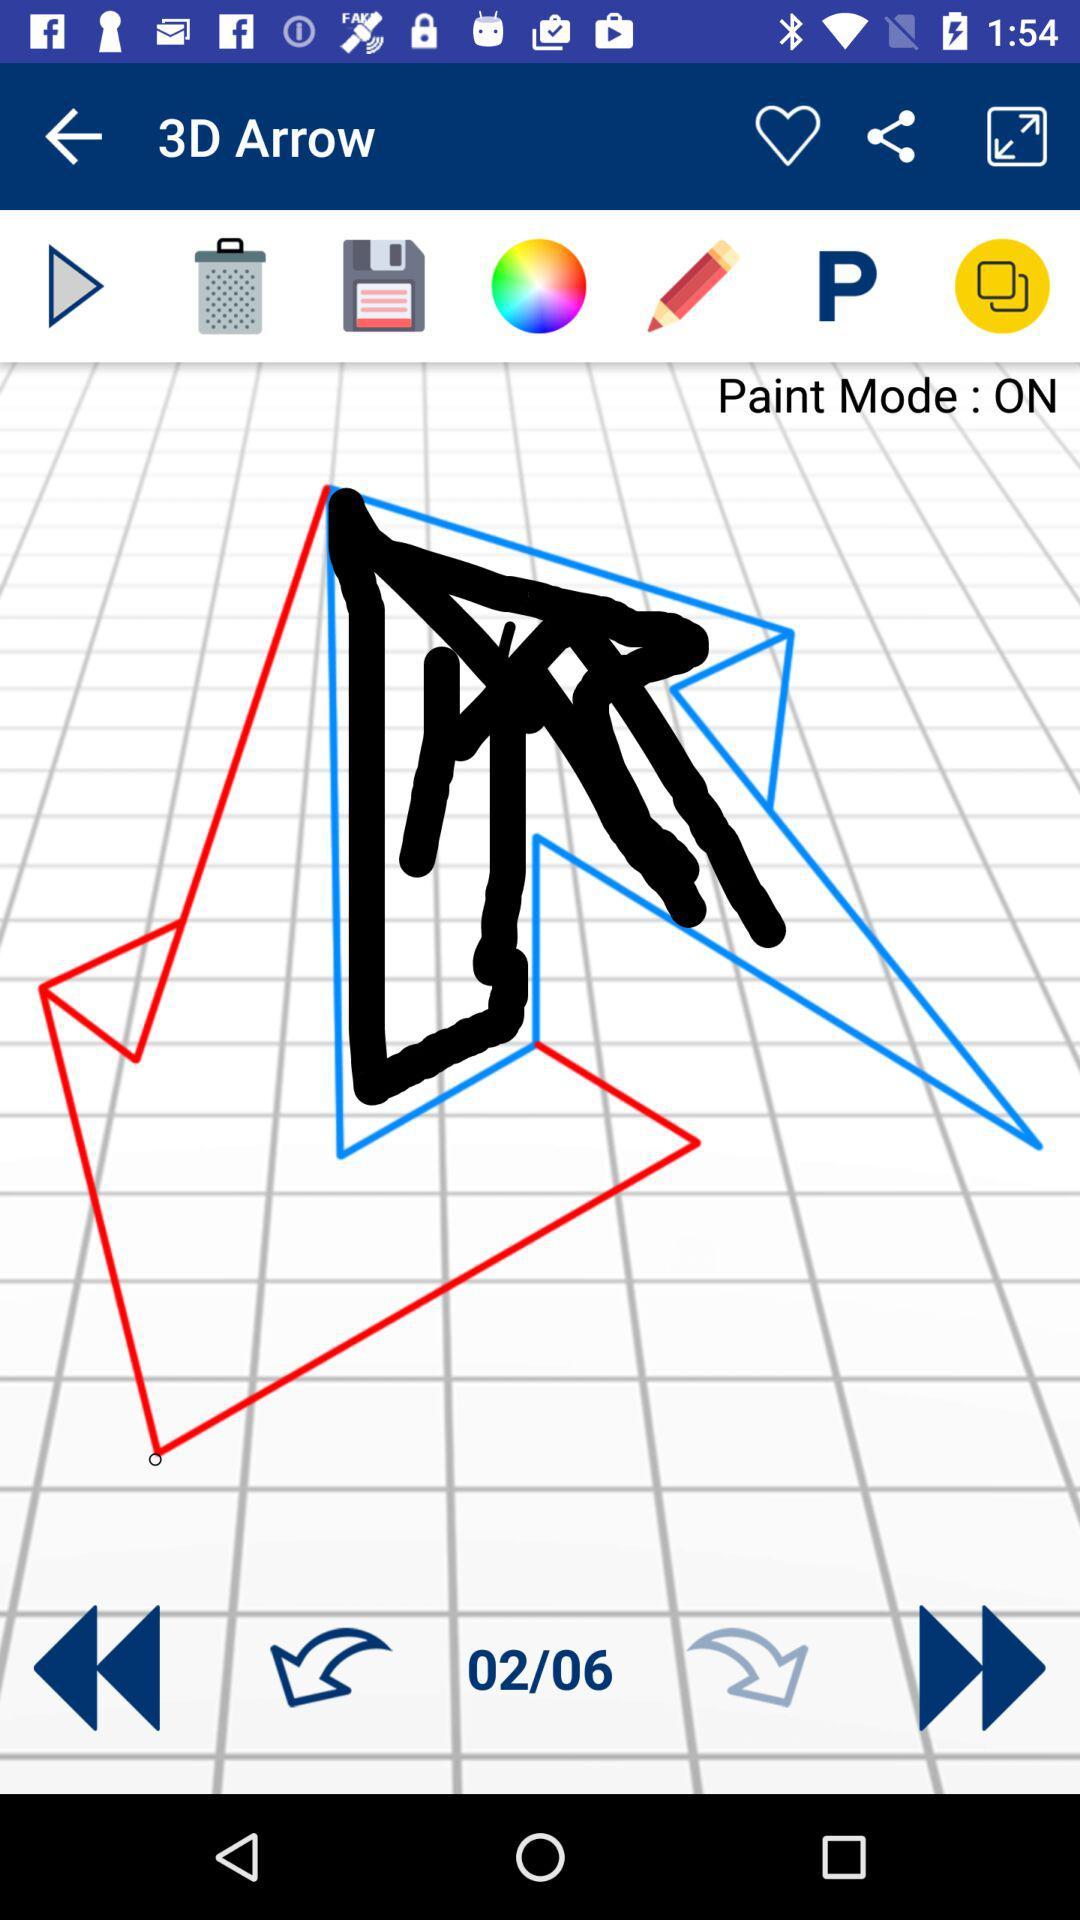 The image size is (1080, 1920). I want to click on item, so click(75, 285).